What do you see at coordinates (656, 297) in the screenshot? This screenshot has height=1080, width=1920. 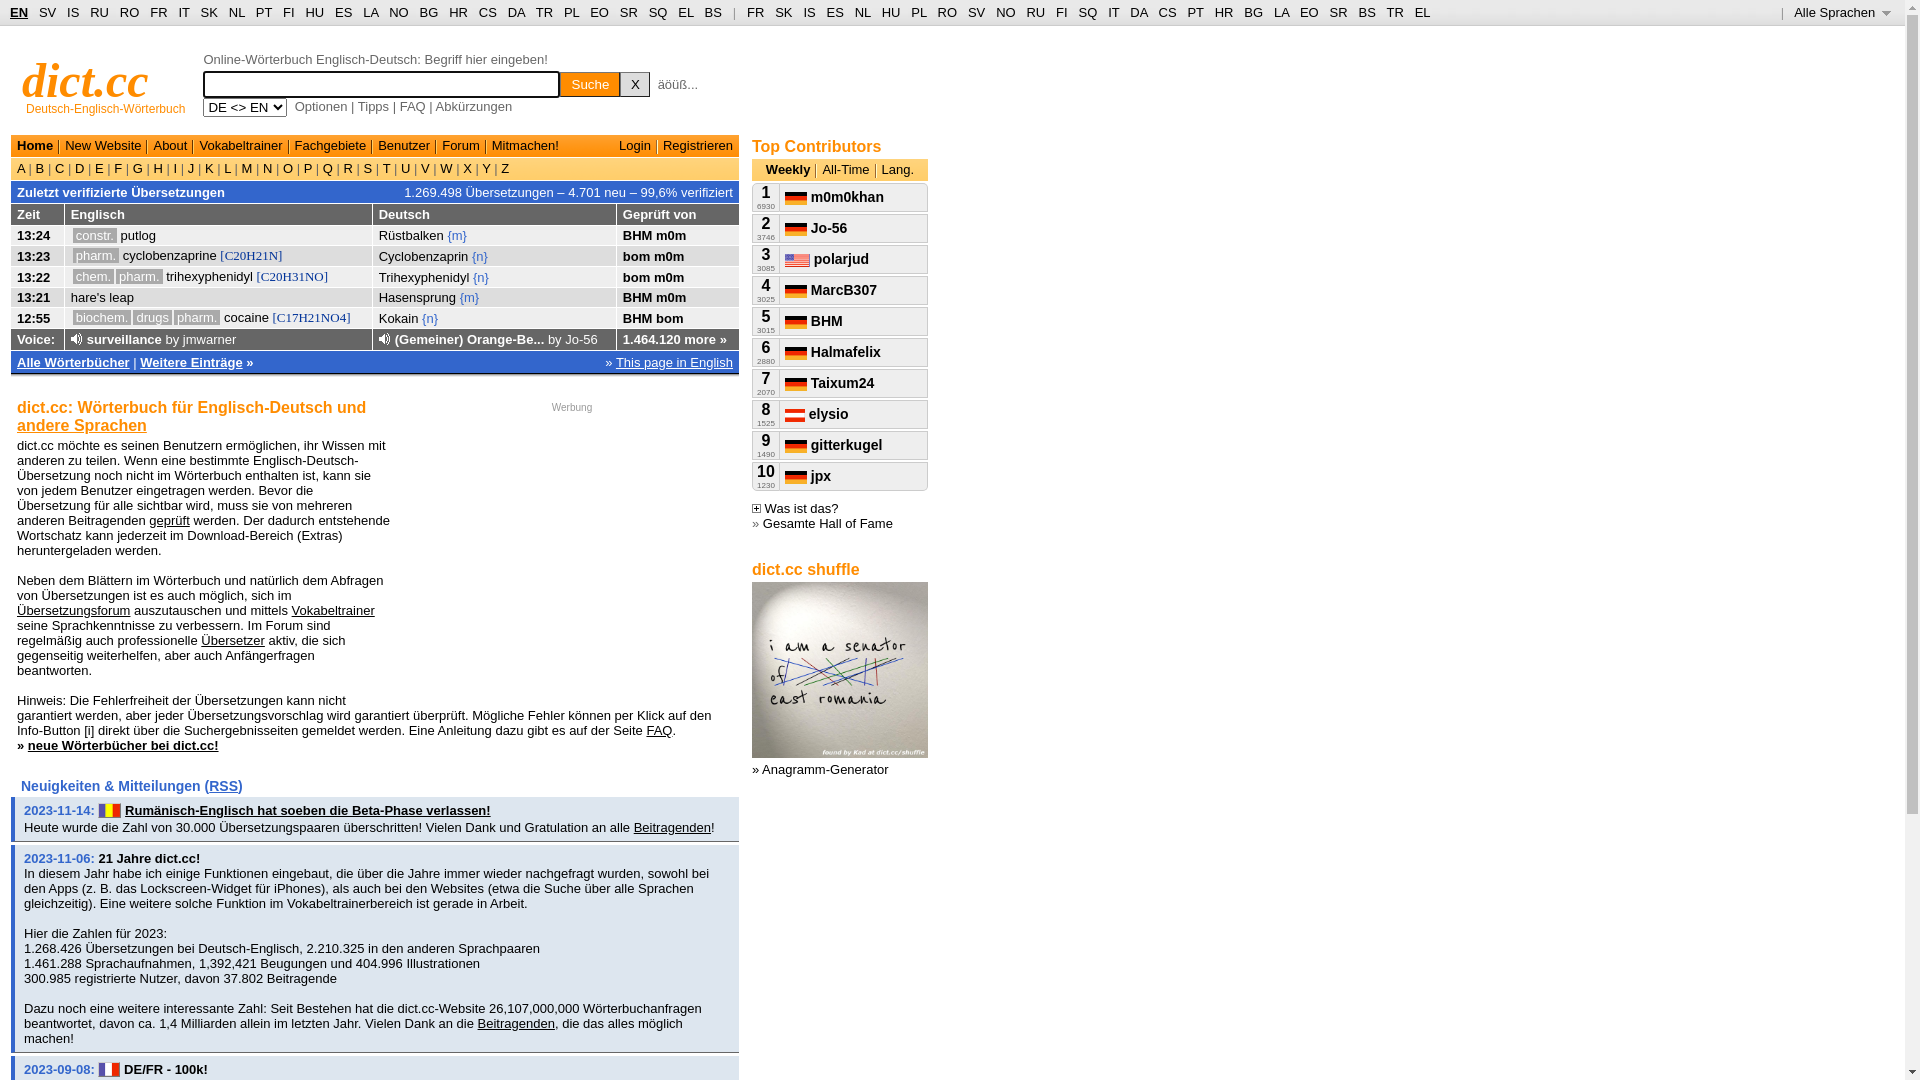 I see `'m0m'` at bounding box center [656, 297].